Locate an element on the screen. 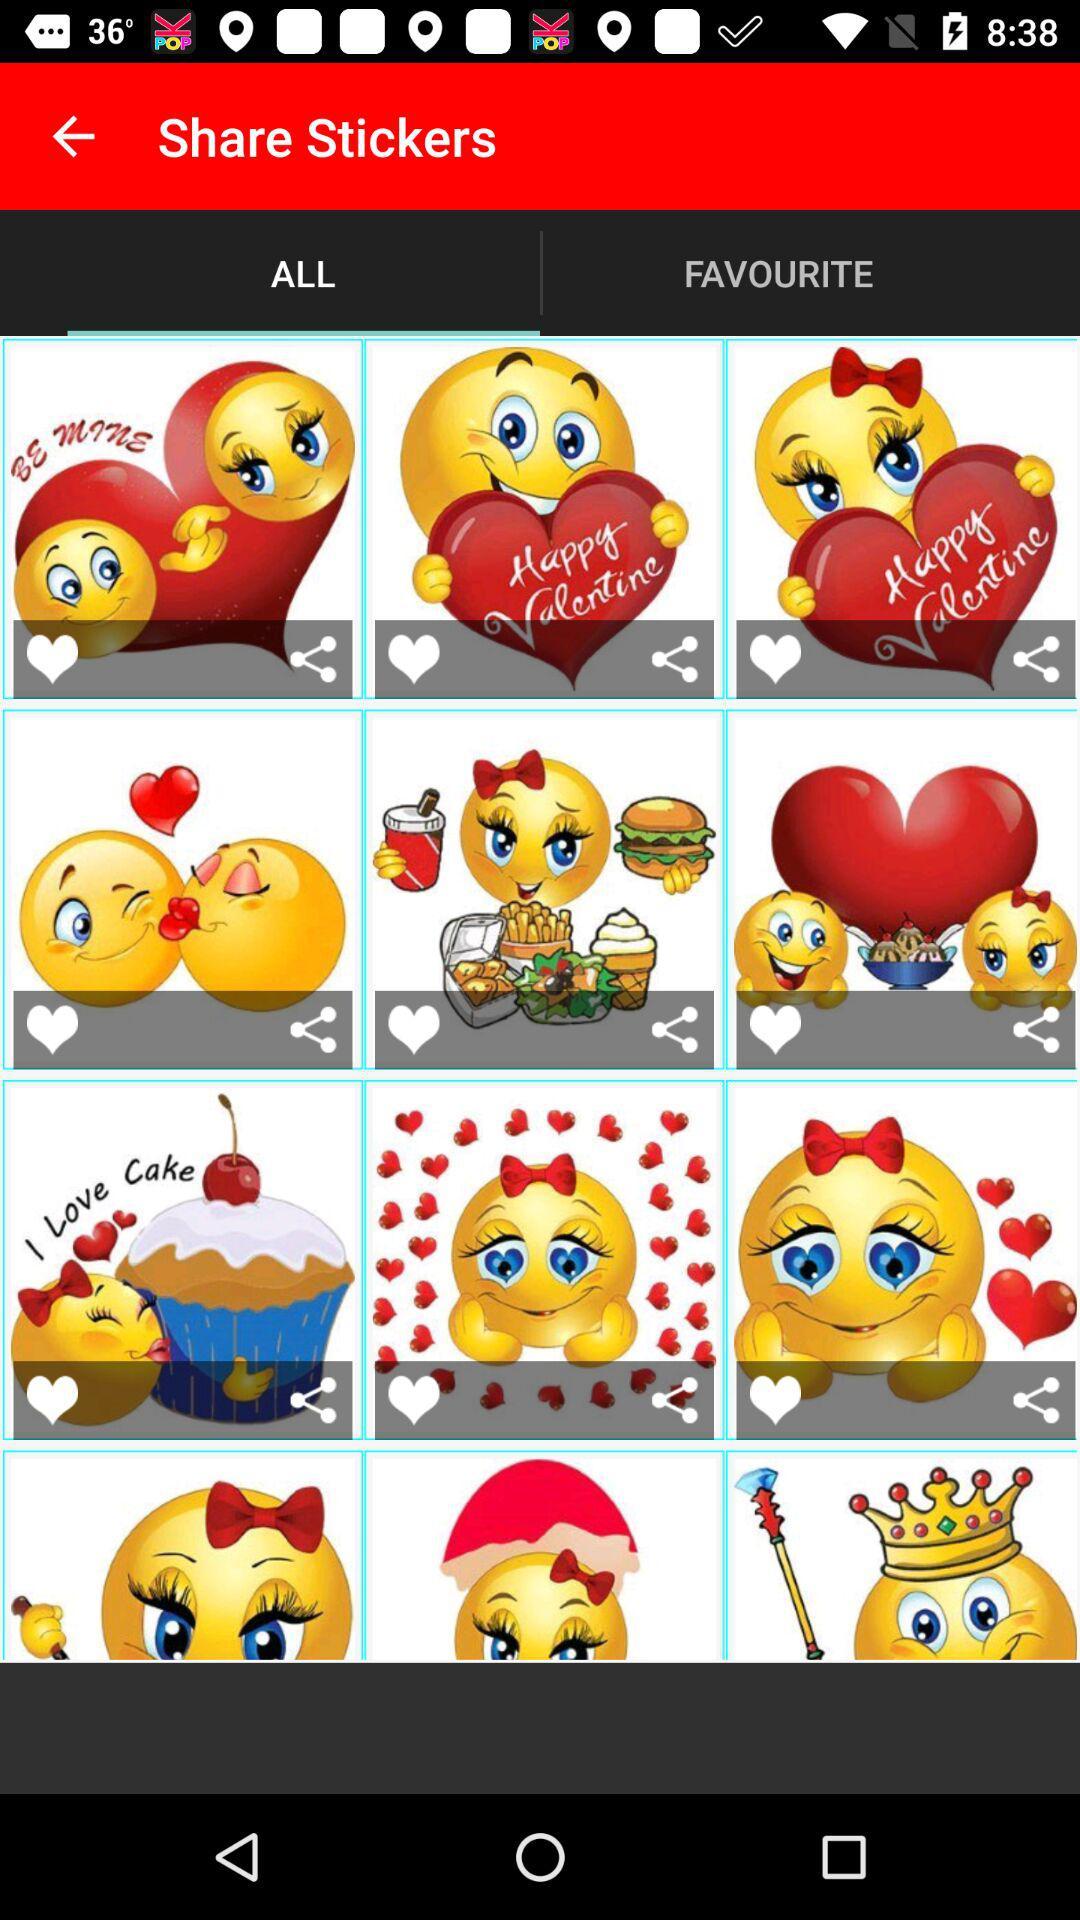  press to like is located at coordinates (412, 1029).